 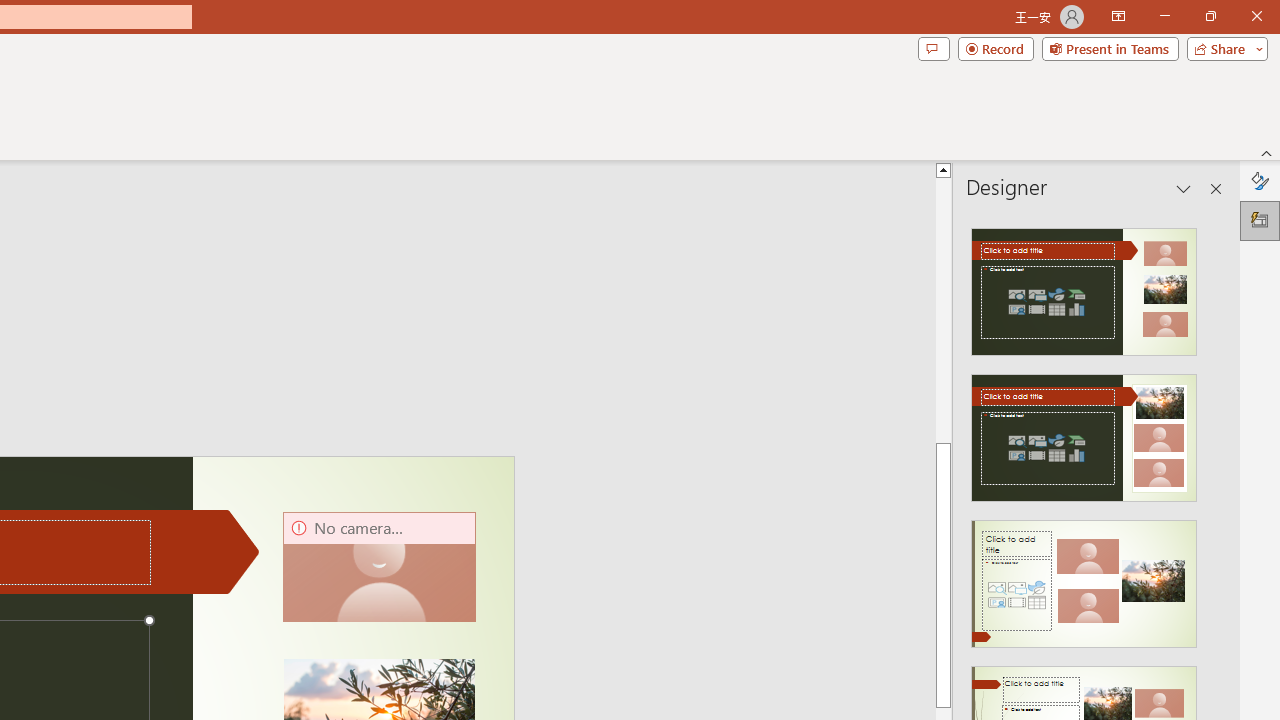 What do you see at coordinates (1259, 181) in the screenshot?
I see `'Format Background'` at bounding box center [1259, 181].